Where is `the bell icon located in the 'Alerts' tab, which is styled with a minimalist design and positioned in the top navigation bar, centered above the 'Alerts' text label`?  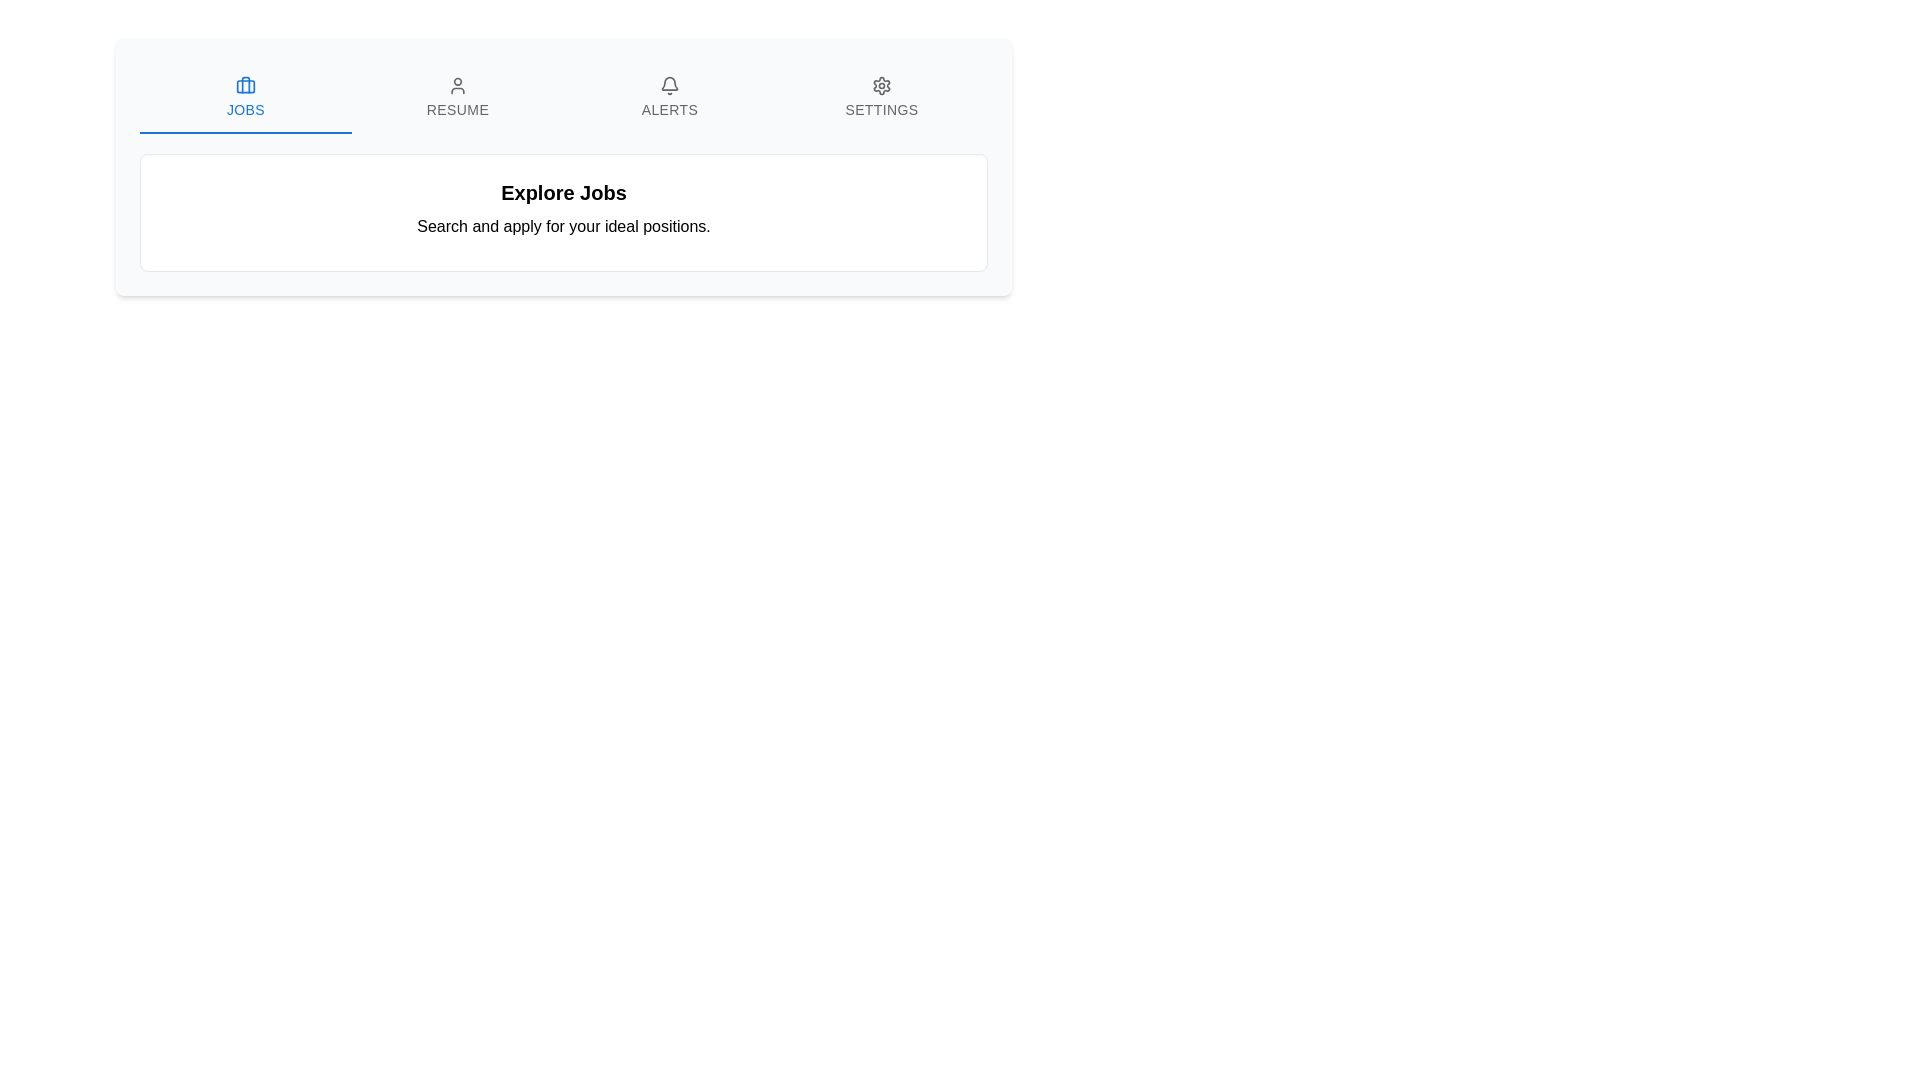 the bell icon located in the 'Alerts' tab, which is styled with a minimalist design and positioned in the top navigation bar, centered above the 'Alerts' text label is located at coordinates (670, 84).